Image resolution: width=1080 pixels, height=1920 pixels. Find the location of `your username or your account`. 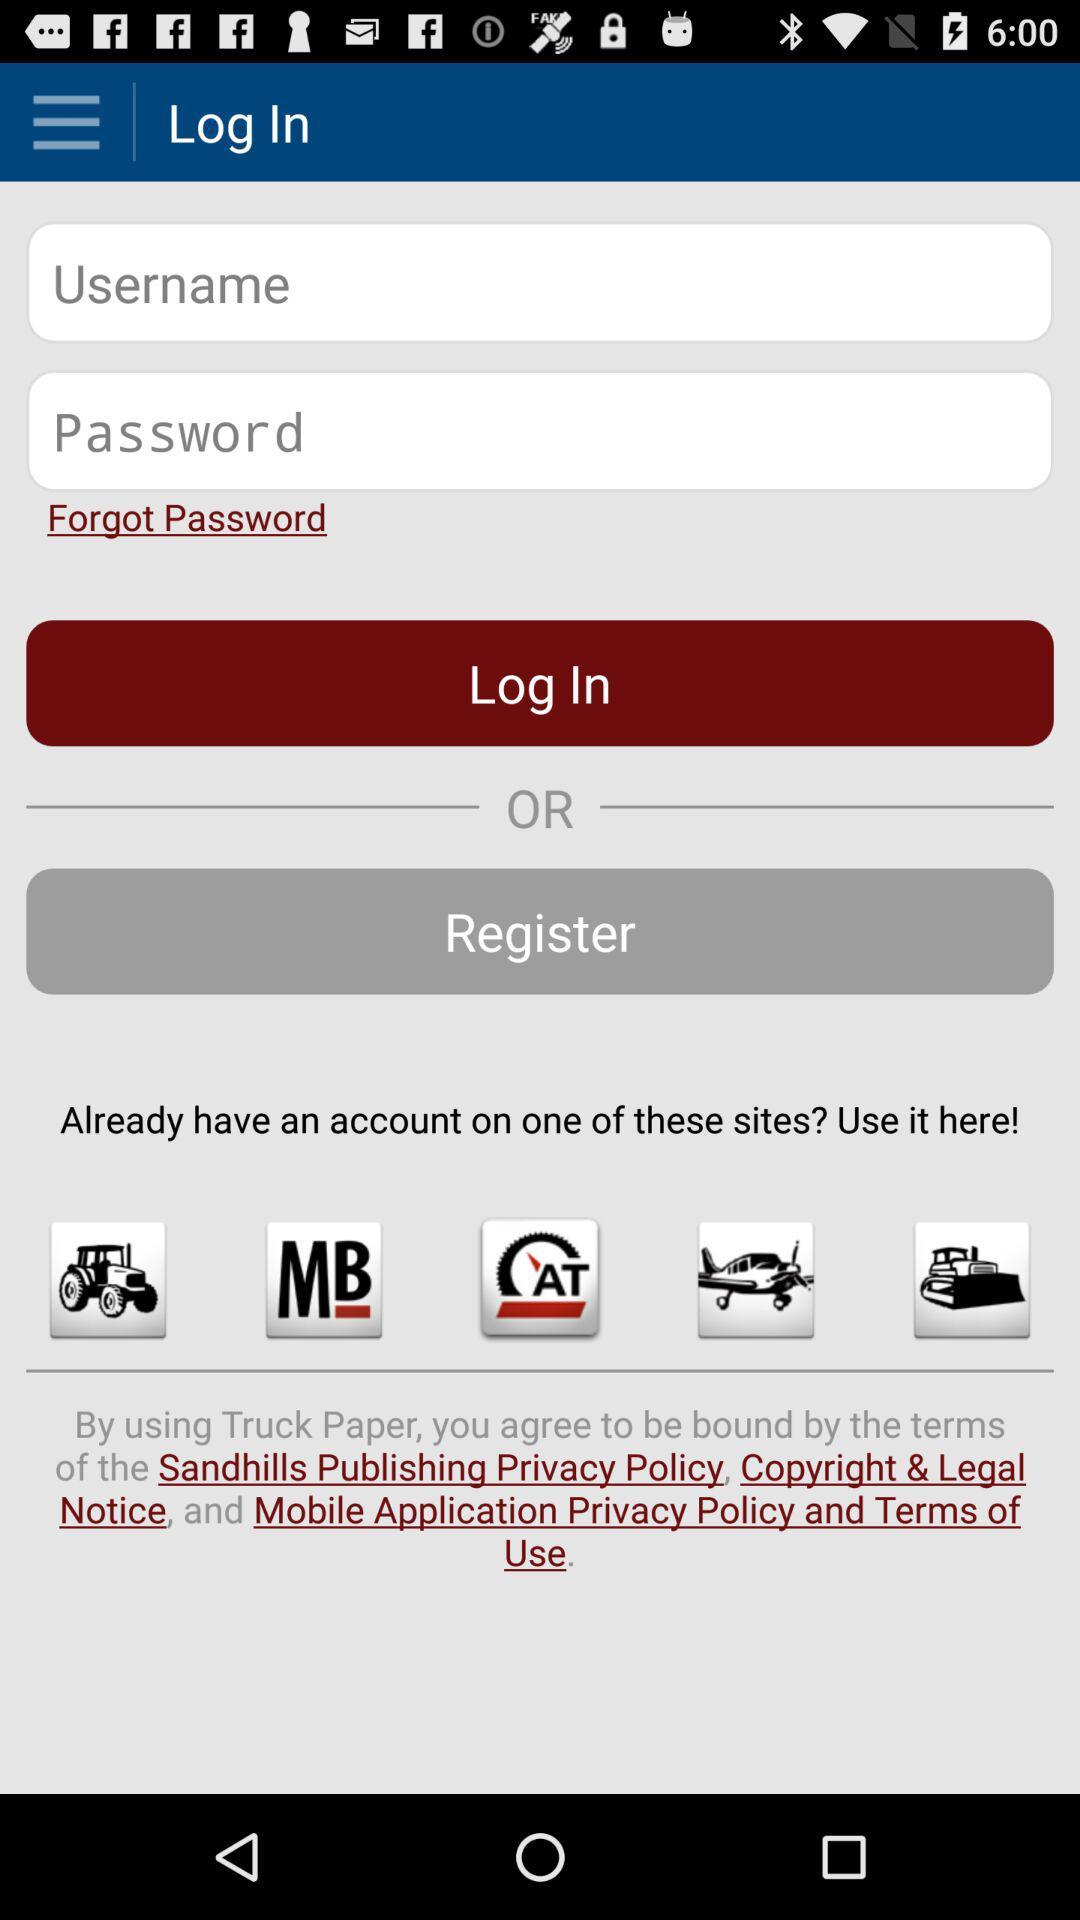

your username or your account is located at coordinates (540, 281).